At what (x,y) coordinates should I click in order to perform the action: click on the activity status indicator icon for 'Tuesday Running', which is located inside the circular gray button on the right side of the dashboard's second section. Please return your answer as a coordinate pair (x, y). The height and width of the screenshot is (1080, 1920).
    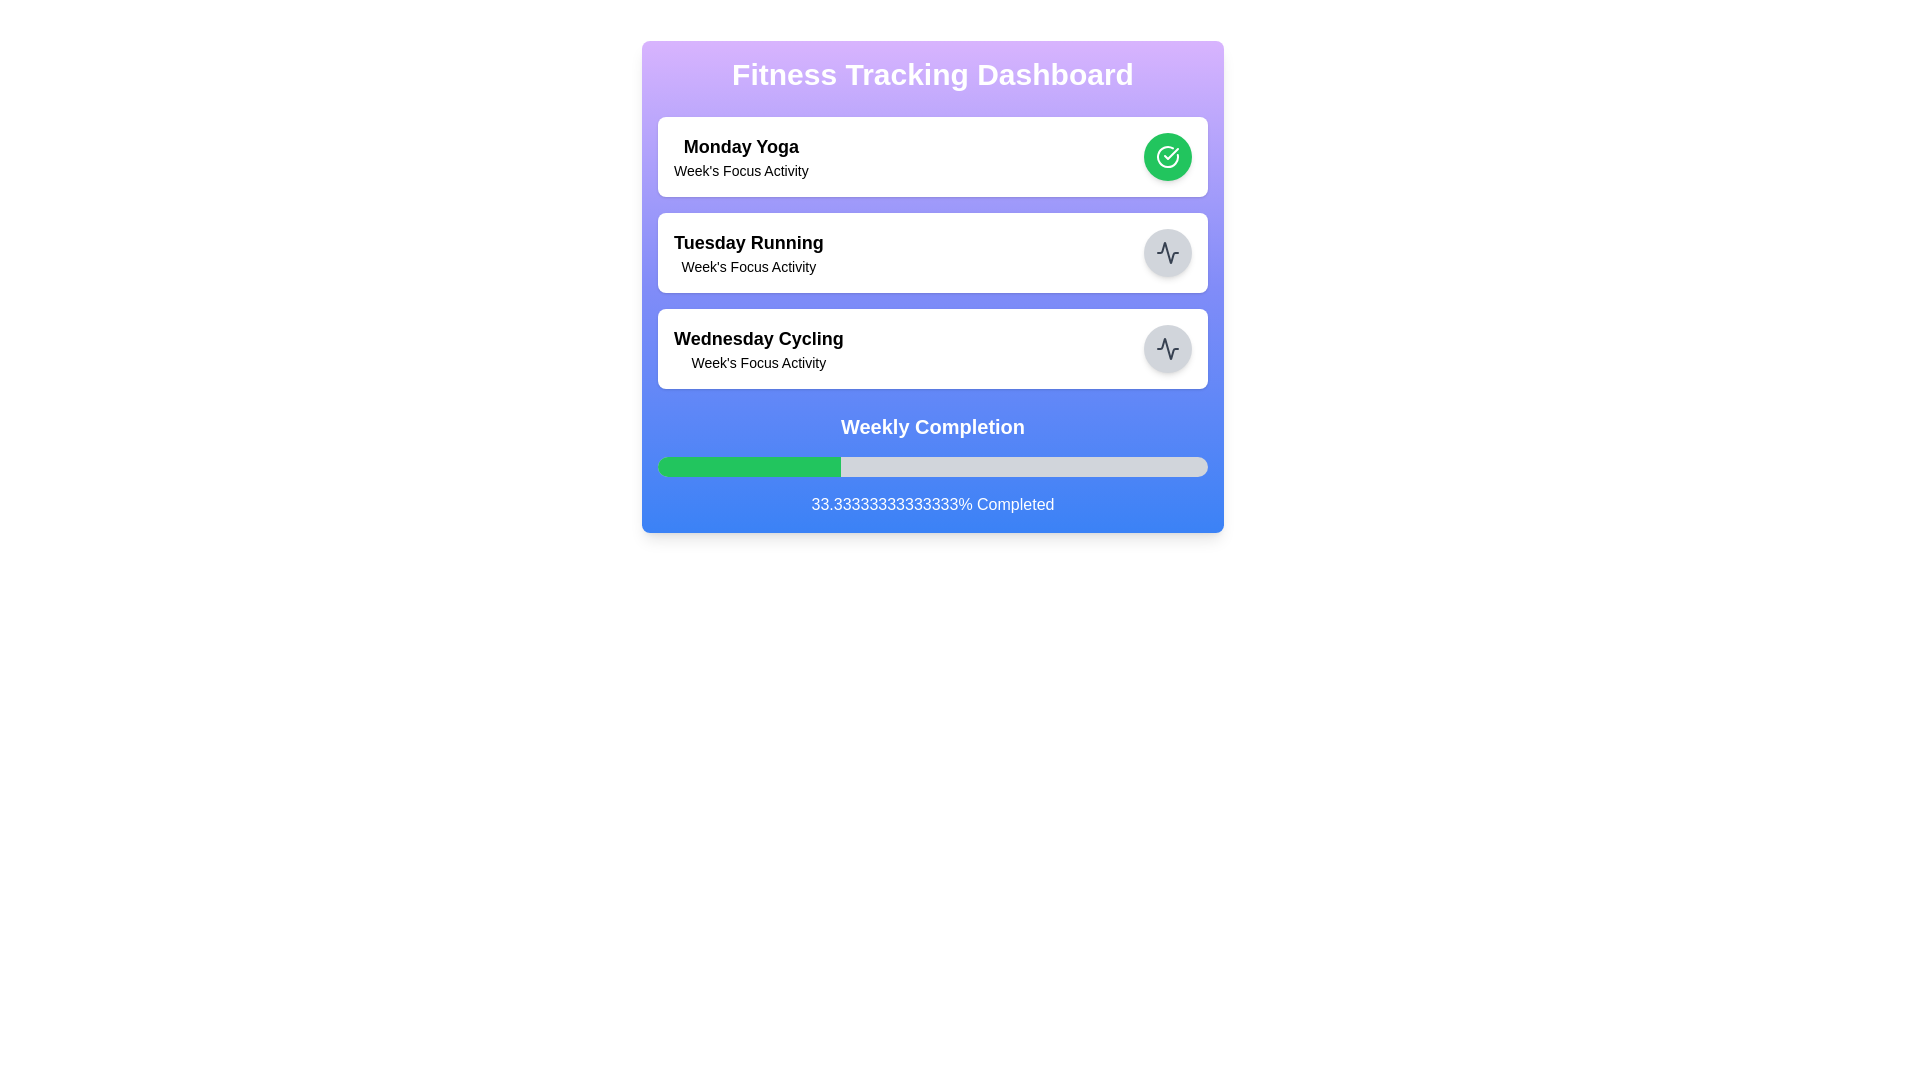
    Looking at the image, I should click on (1167, 347).